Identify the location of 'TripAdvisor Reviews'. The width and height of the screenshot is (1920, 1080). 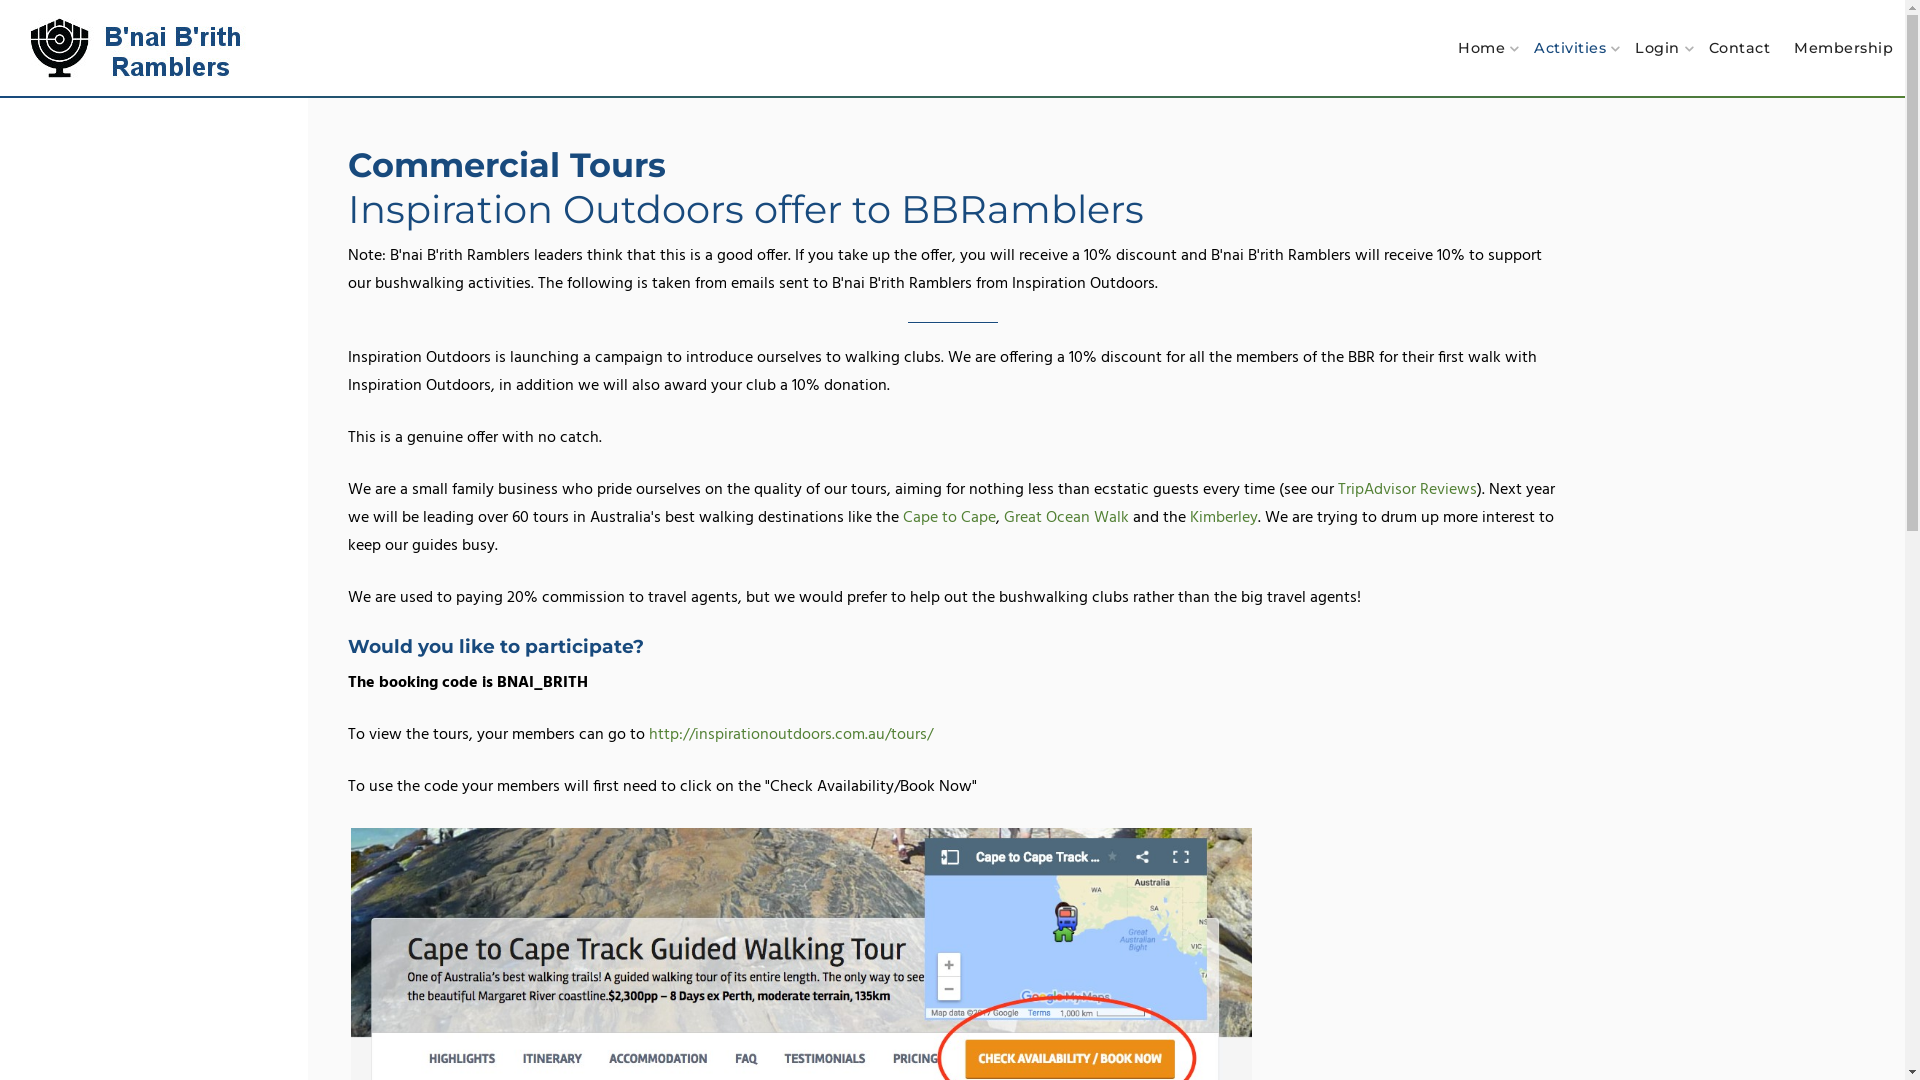
(1406, 489).